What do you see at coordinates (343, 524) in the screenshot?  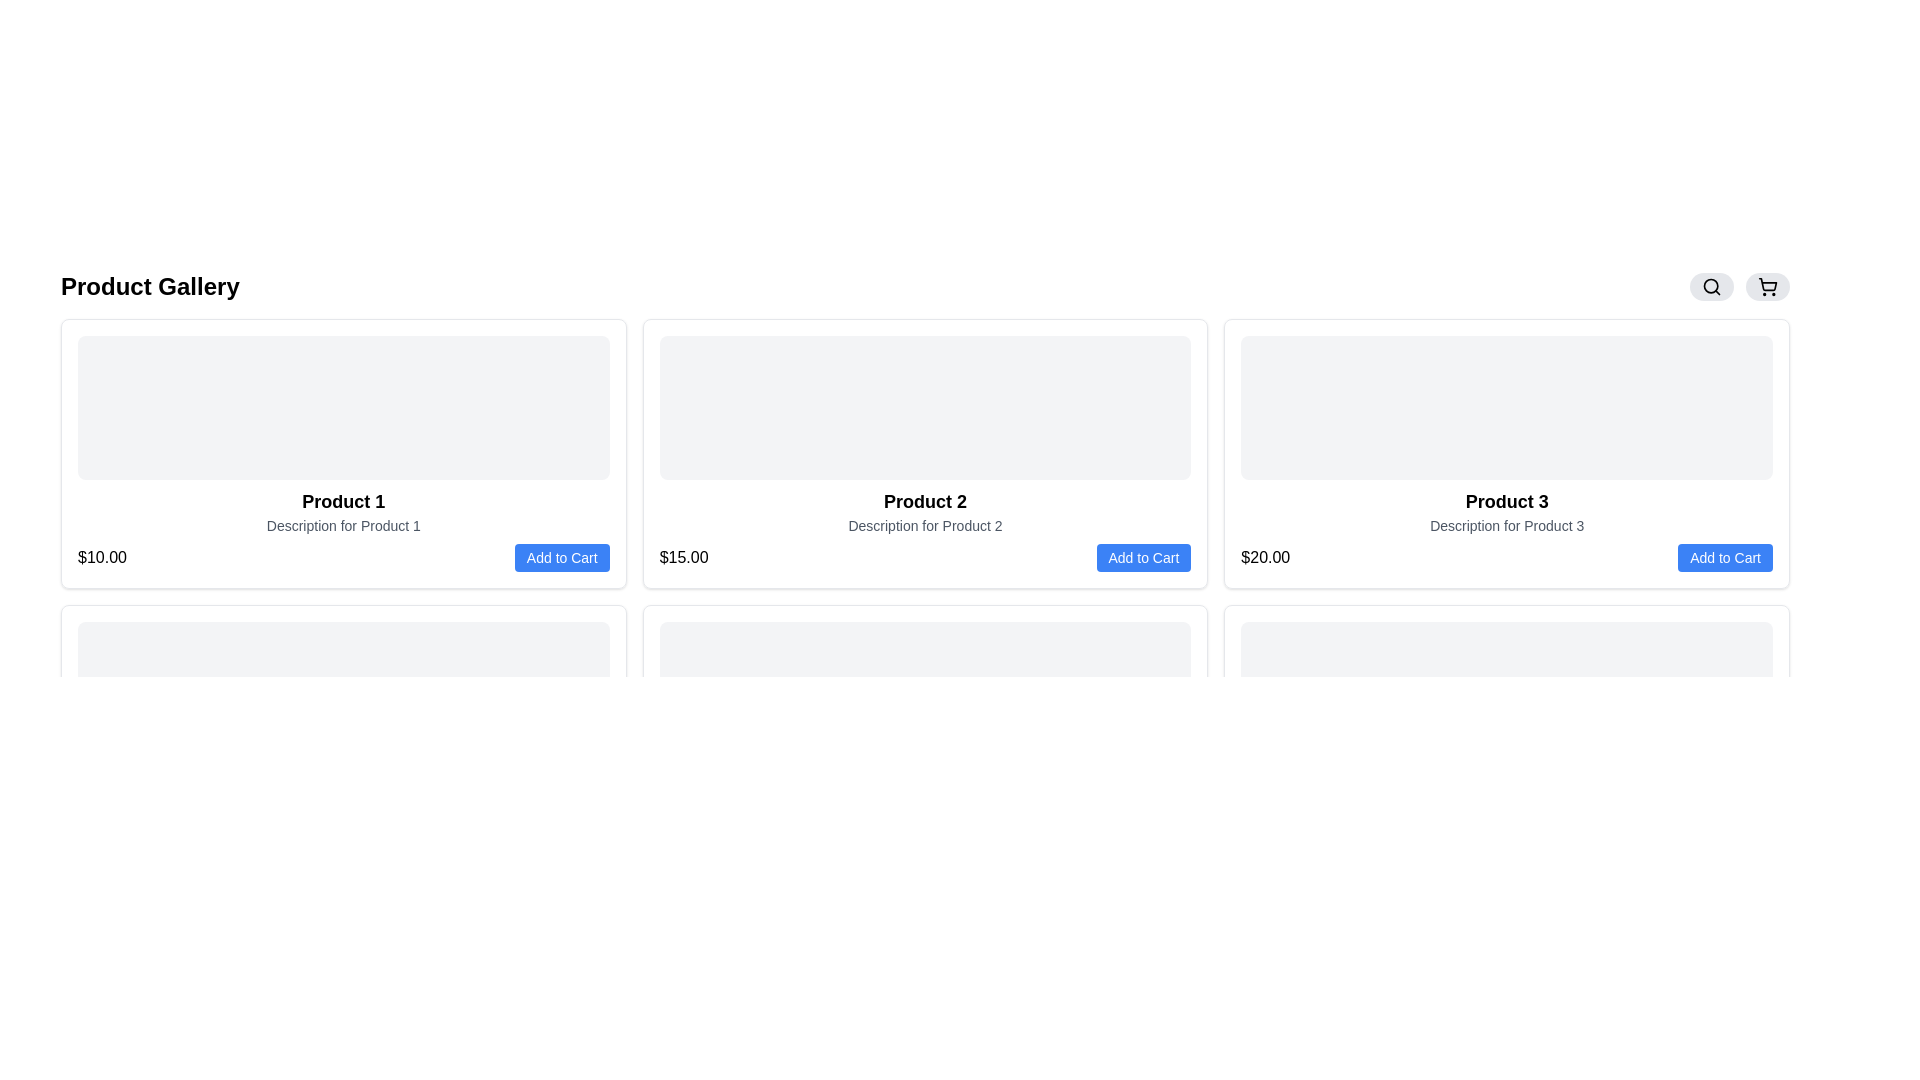 I see `the text label reading 'Description for Product 1', which is styled with a small-sized gray font and is located below the 'Product 1' title` at bounding box center [343, 524].